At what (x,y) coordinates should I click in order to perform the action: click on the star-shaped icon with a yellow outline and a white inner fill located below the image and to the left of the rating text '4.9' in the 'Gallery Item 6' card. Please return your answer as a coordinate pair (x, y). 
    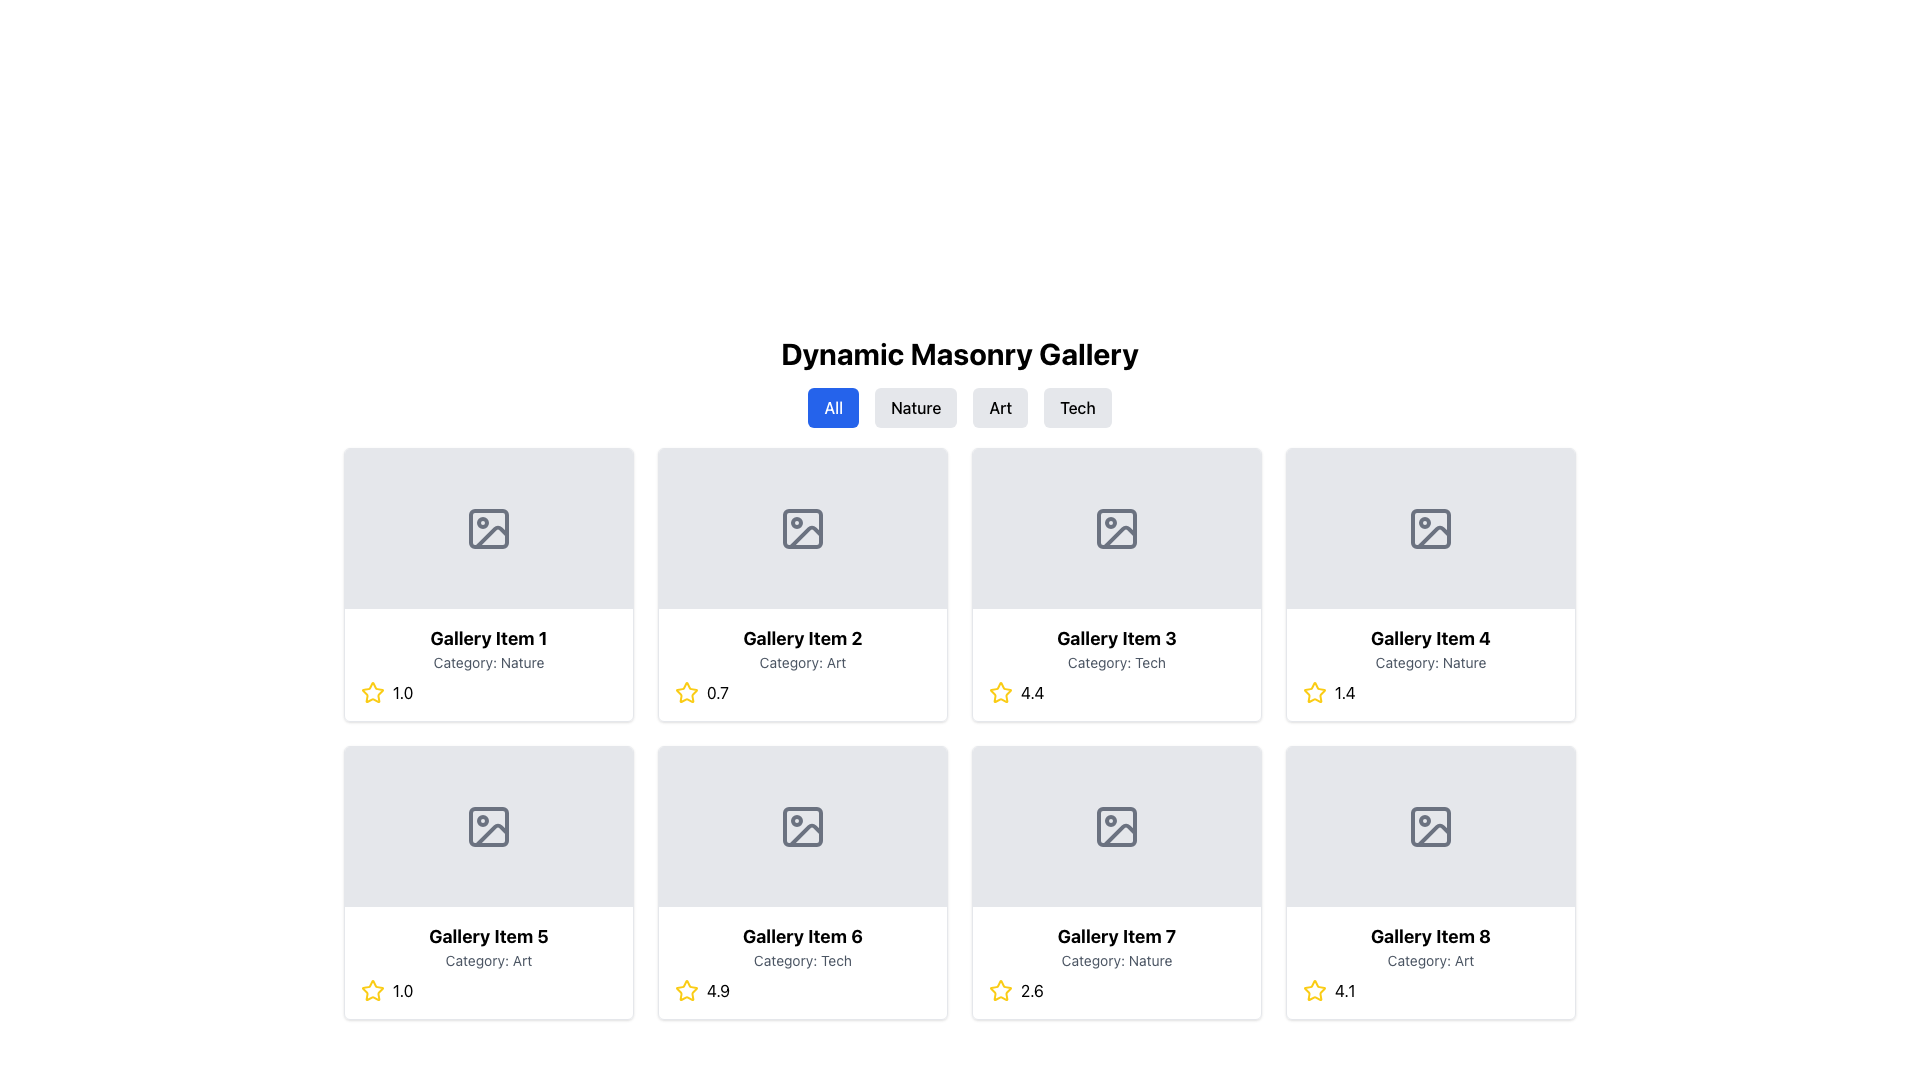
    Looking at the image, I should click on (686, 990).